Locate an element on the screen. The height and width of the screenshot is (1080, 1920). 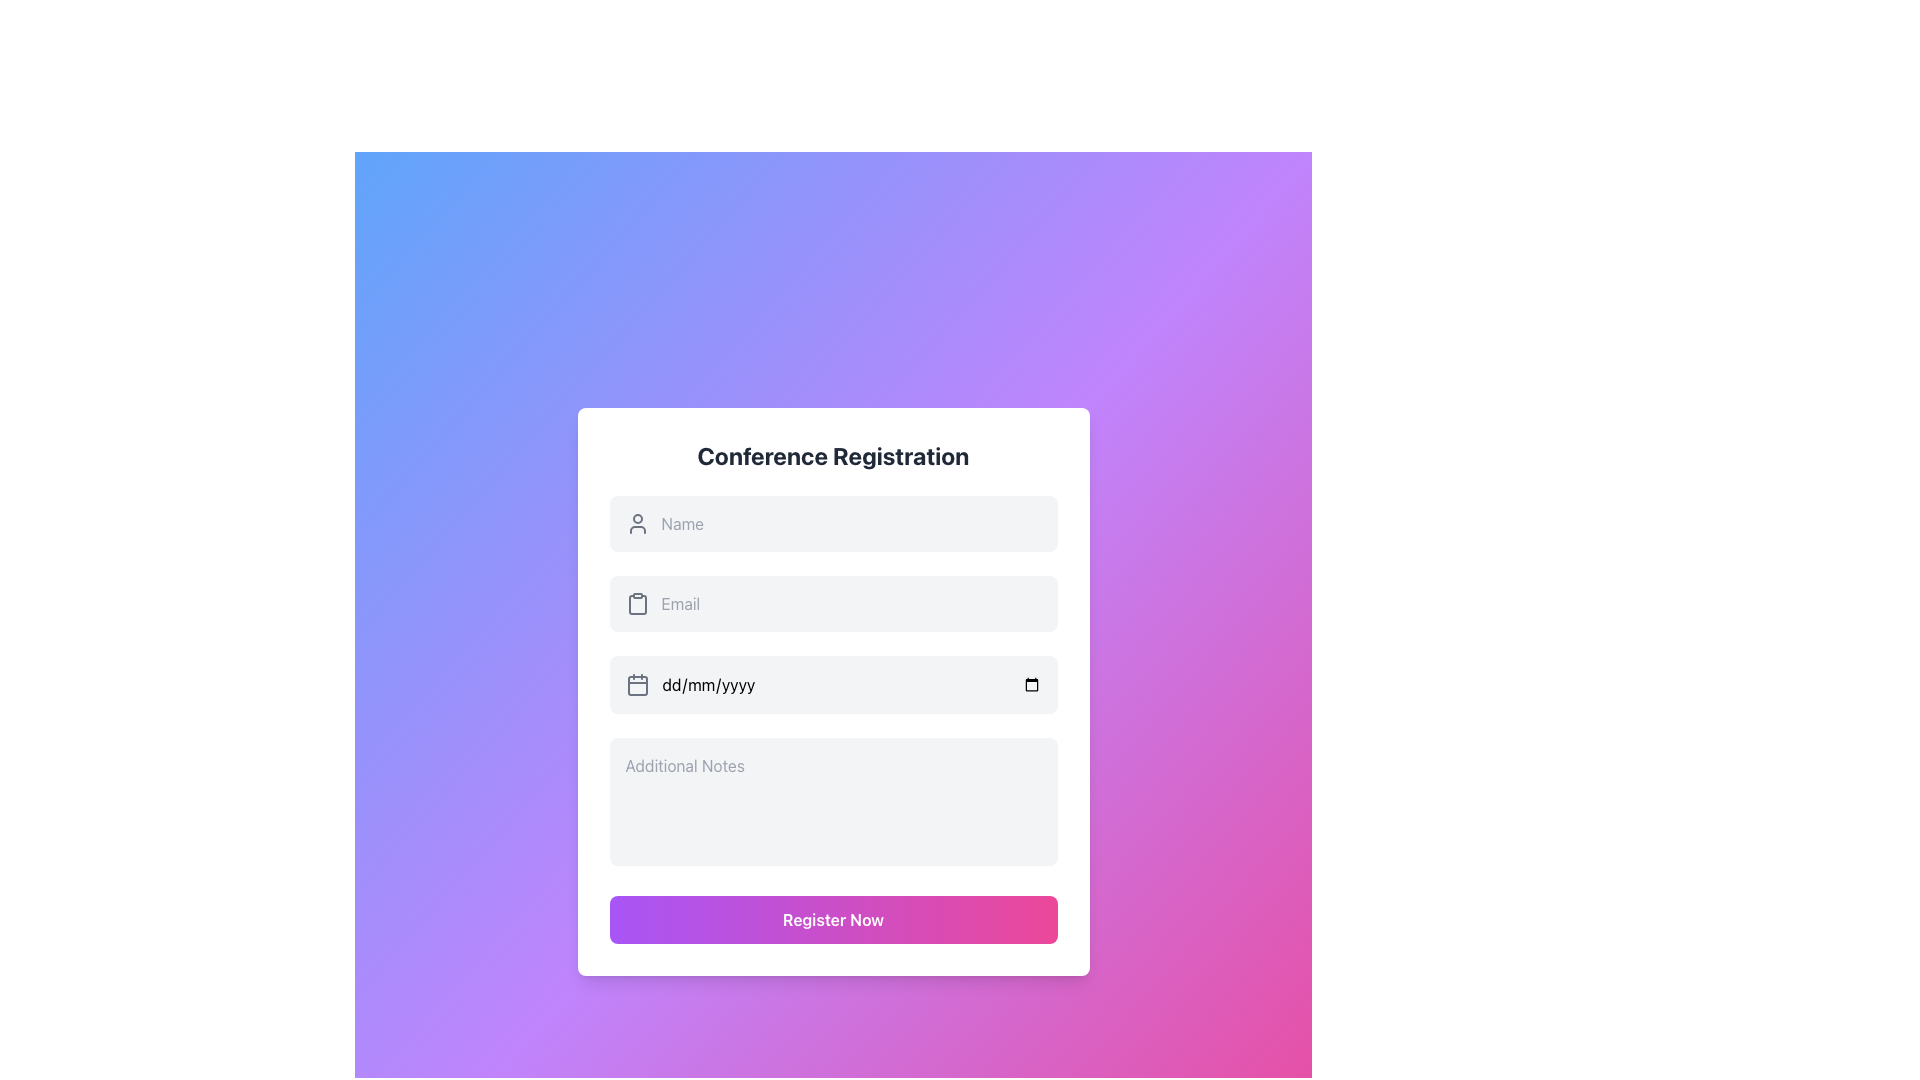
the email address input field, which is located below the 'Name' field and above the 'Date' field is located at coordinates (851, 603).